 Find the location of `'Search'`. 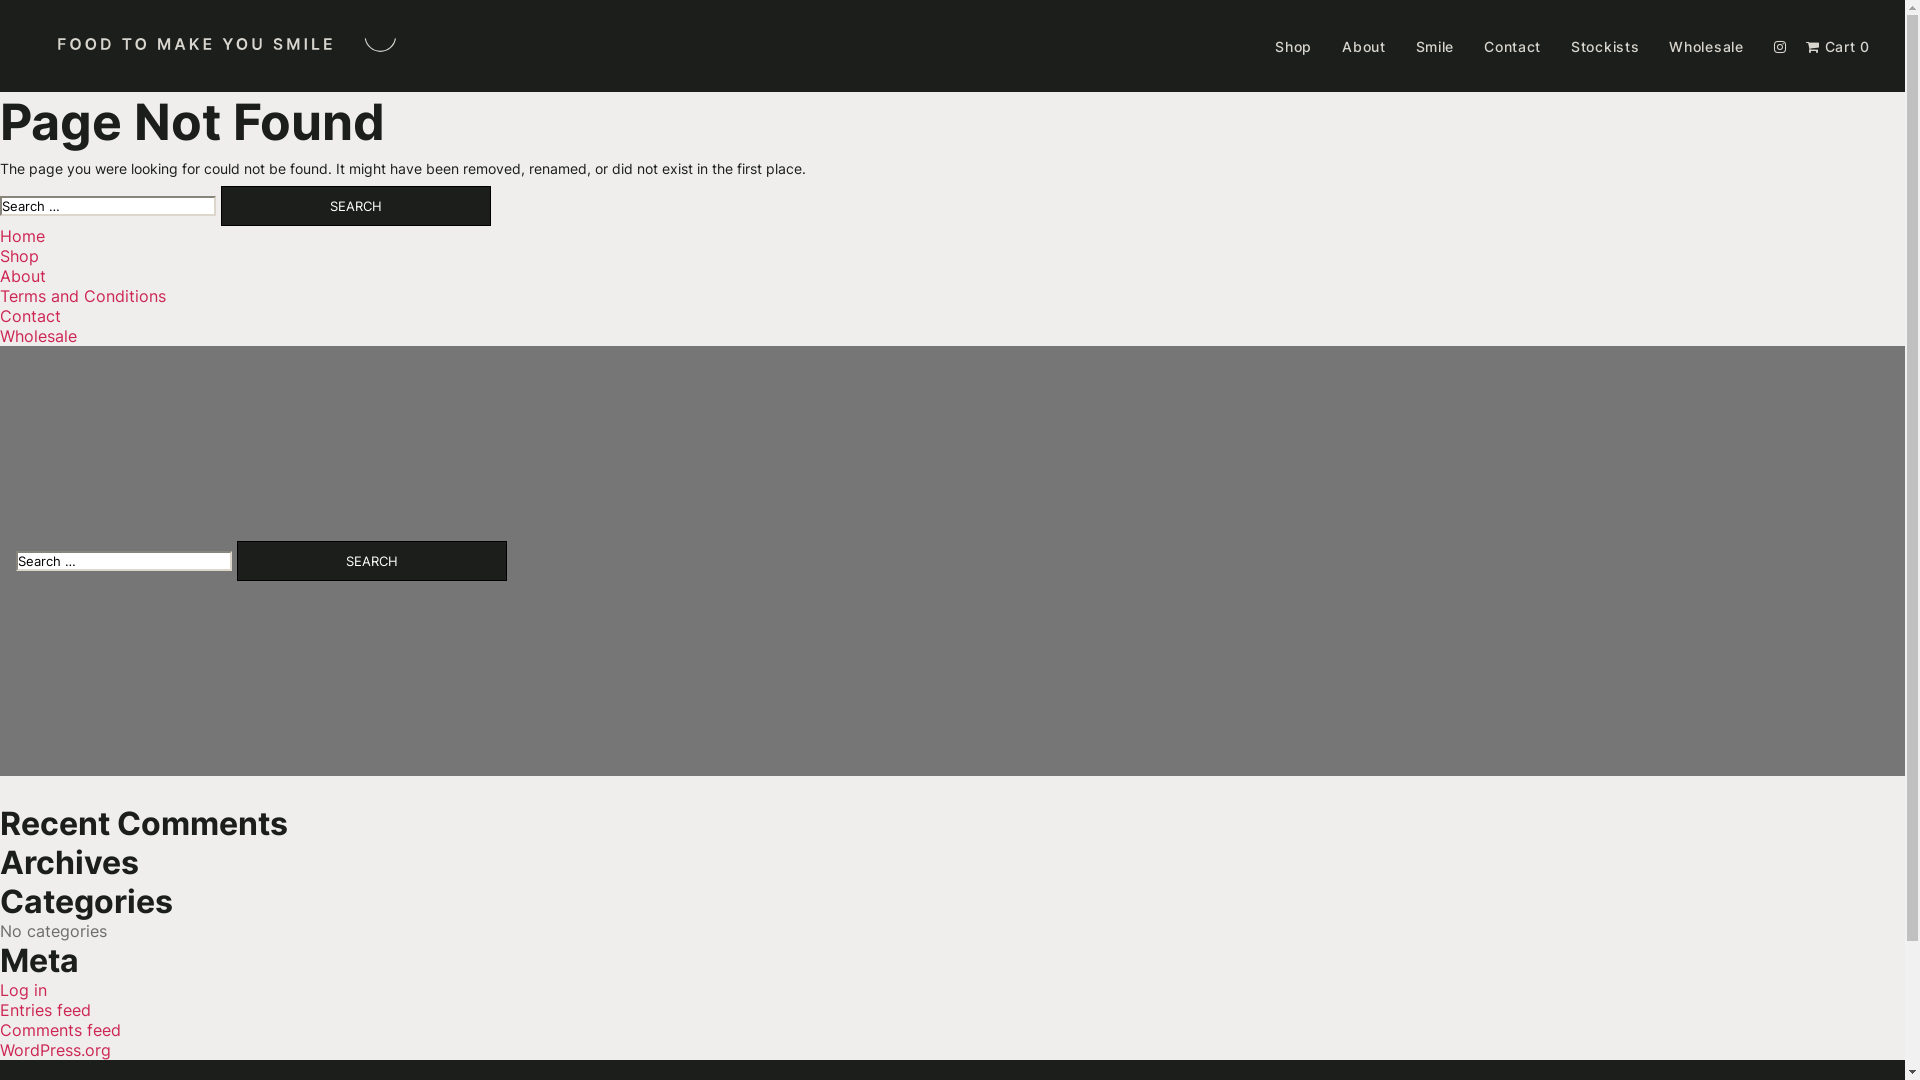

'Search' is located at coordinates (236, 560).